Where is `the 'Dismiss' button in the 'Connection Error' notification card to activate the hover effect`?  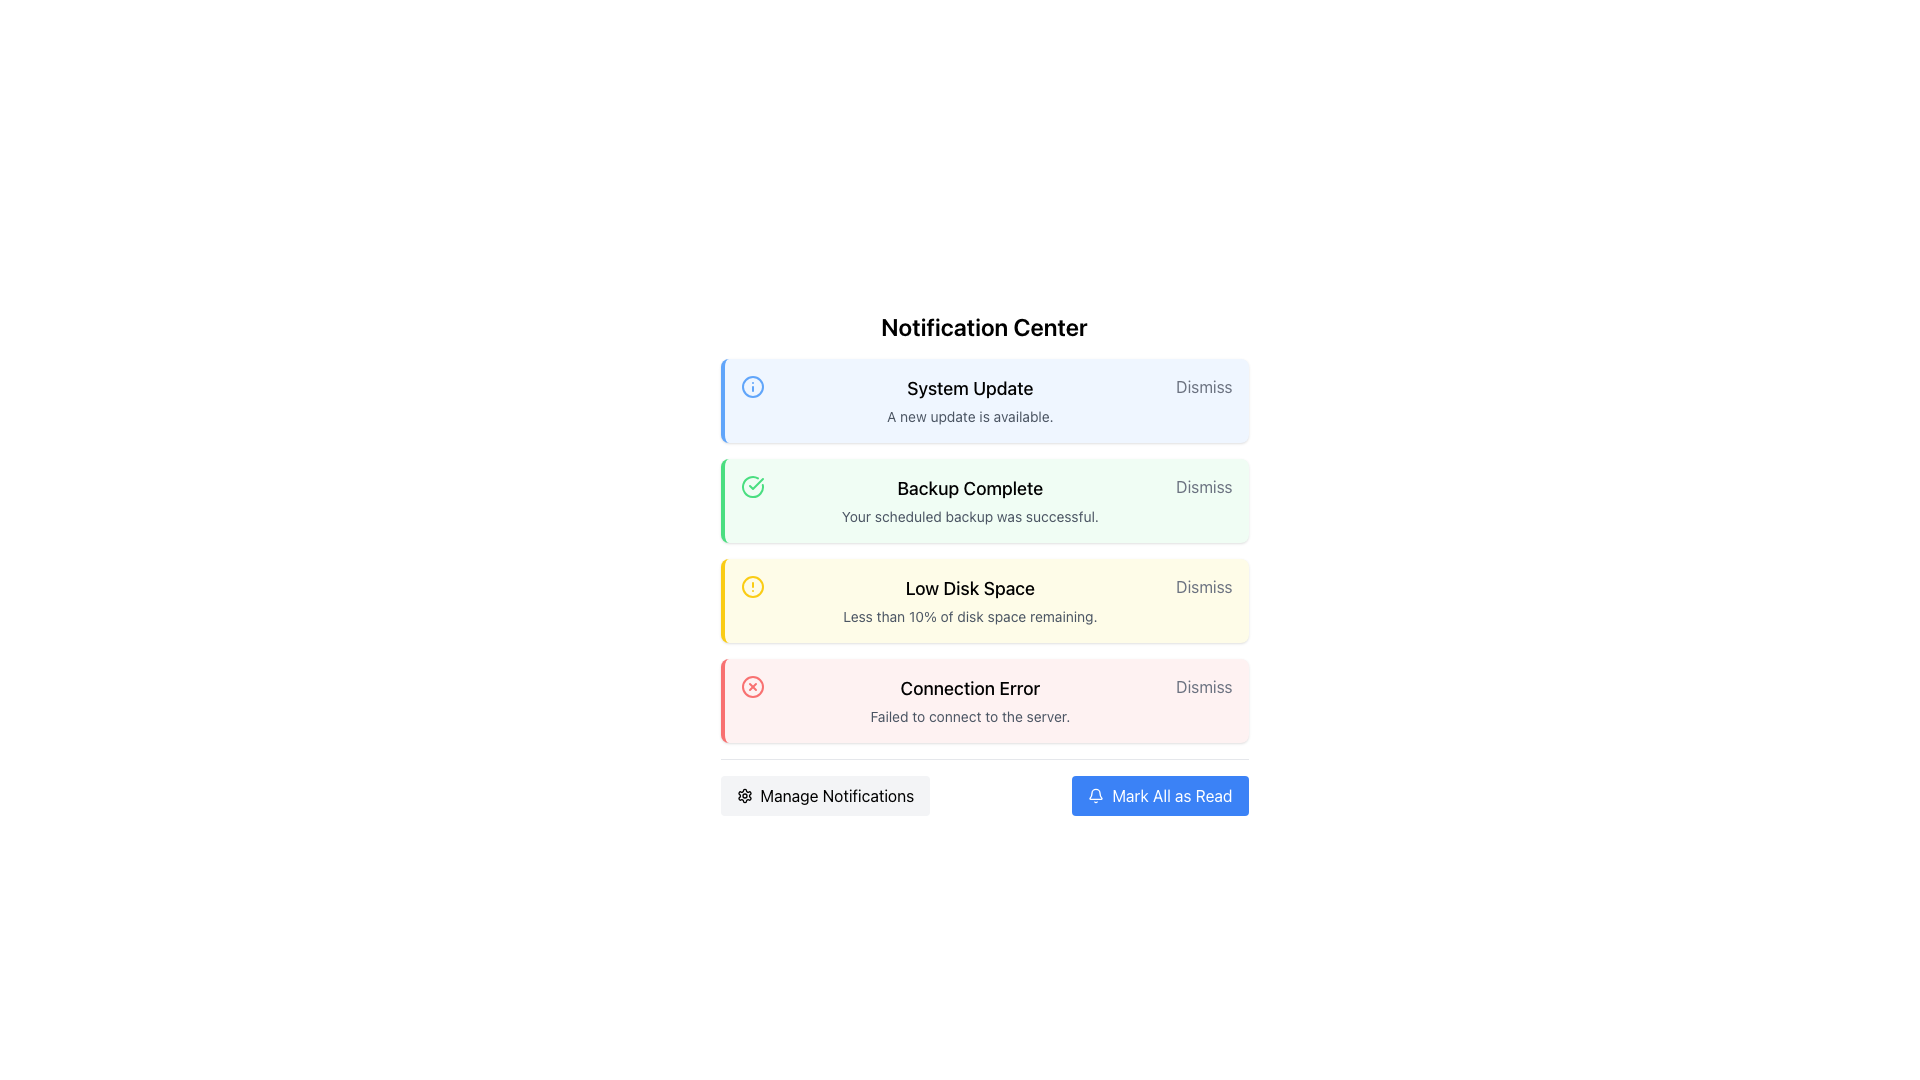 the 'Dismiss' button in the 'Connection Error' notification card to activate the hover effect is located at coordinates (1203, 685).